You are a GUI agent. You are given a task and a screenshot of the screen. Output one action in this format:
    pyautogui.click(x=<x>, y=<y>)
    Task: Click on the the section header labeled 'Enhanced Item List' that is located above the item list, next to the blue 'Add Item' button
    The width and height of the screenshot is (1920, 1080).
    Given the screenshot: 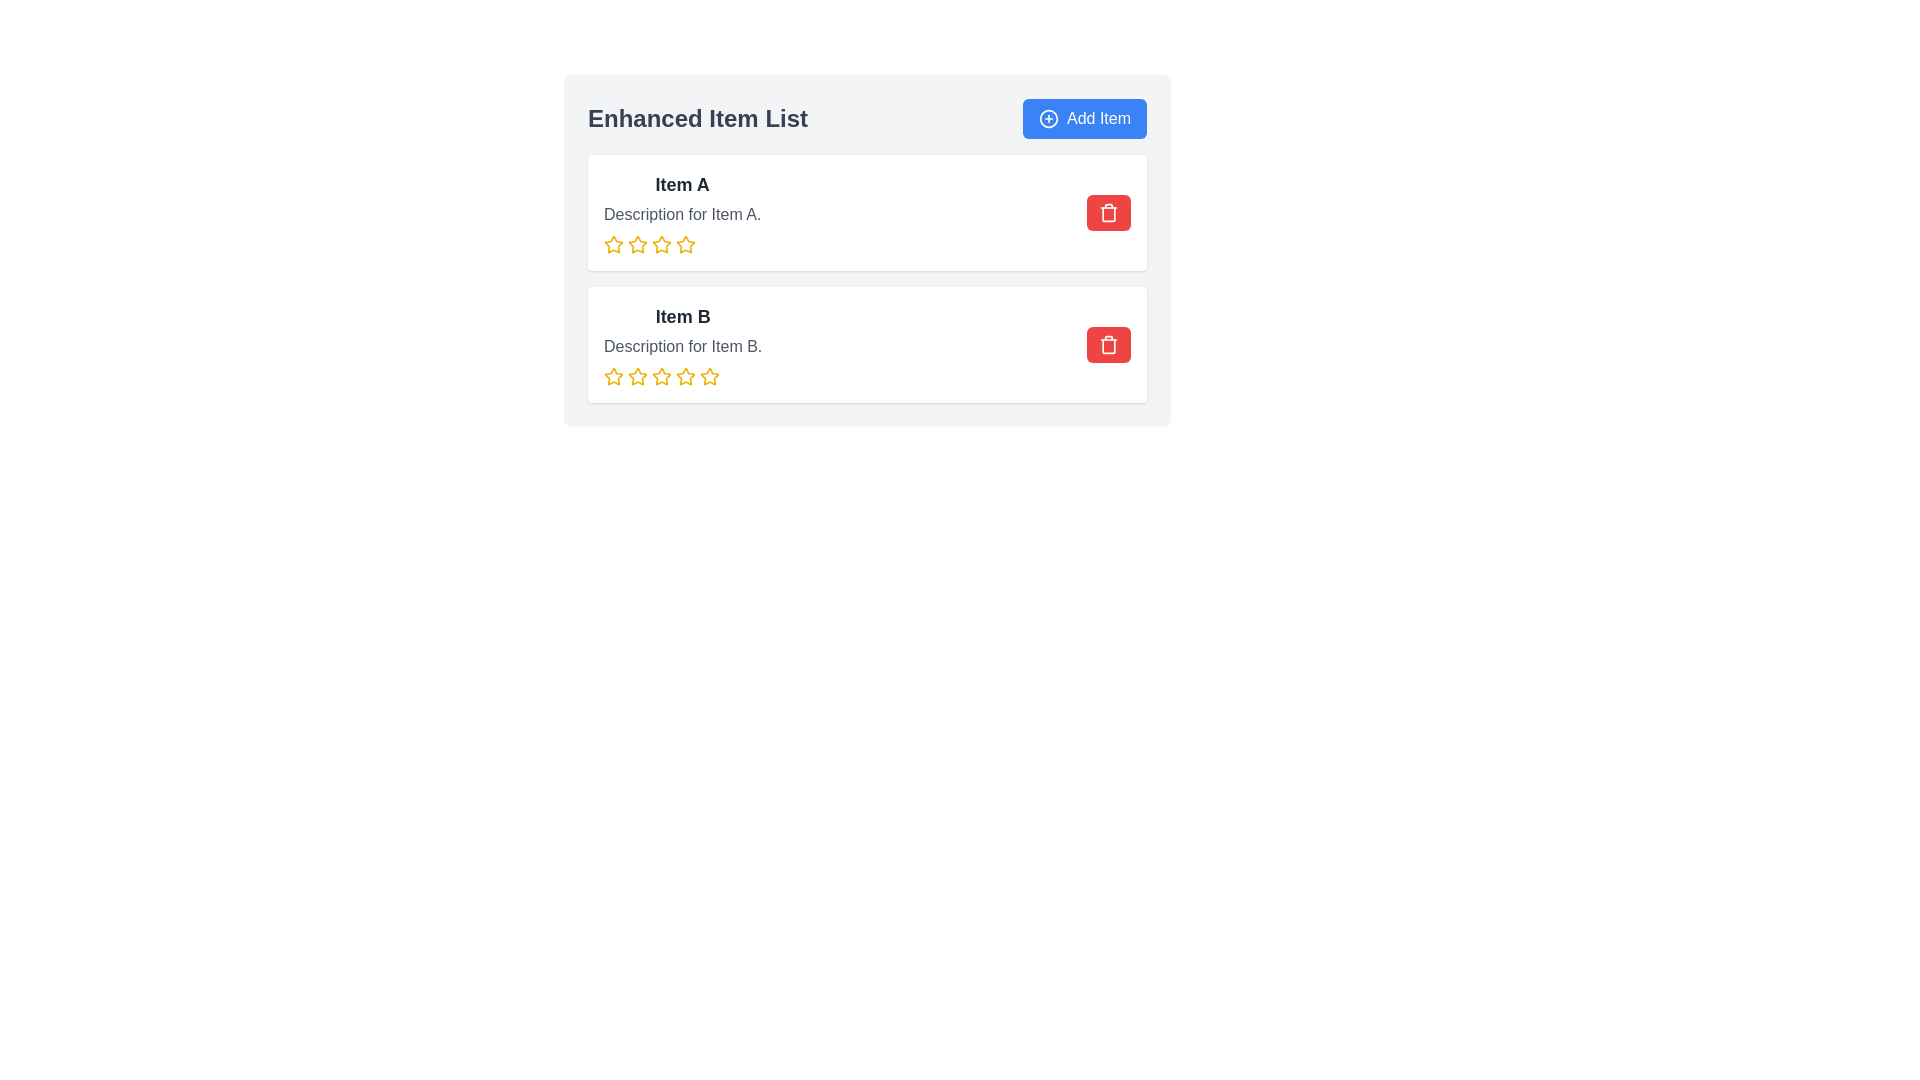 What is the action you would take?
    pyautogui.click(x=867, y=119)
    